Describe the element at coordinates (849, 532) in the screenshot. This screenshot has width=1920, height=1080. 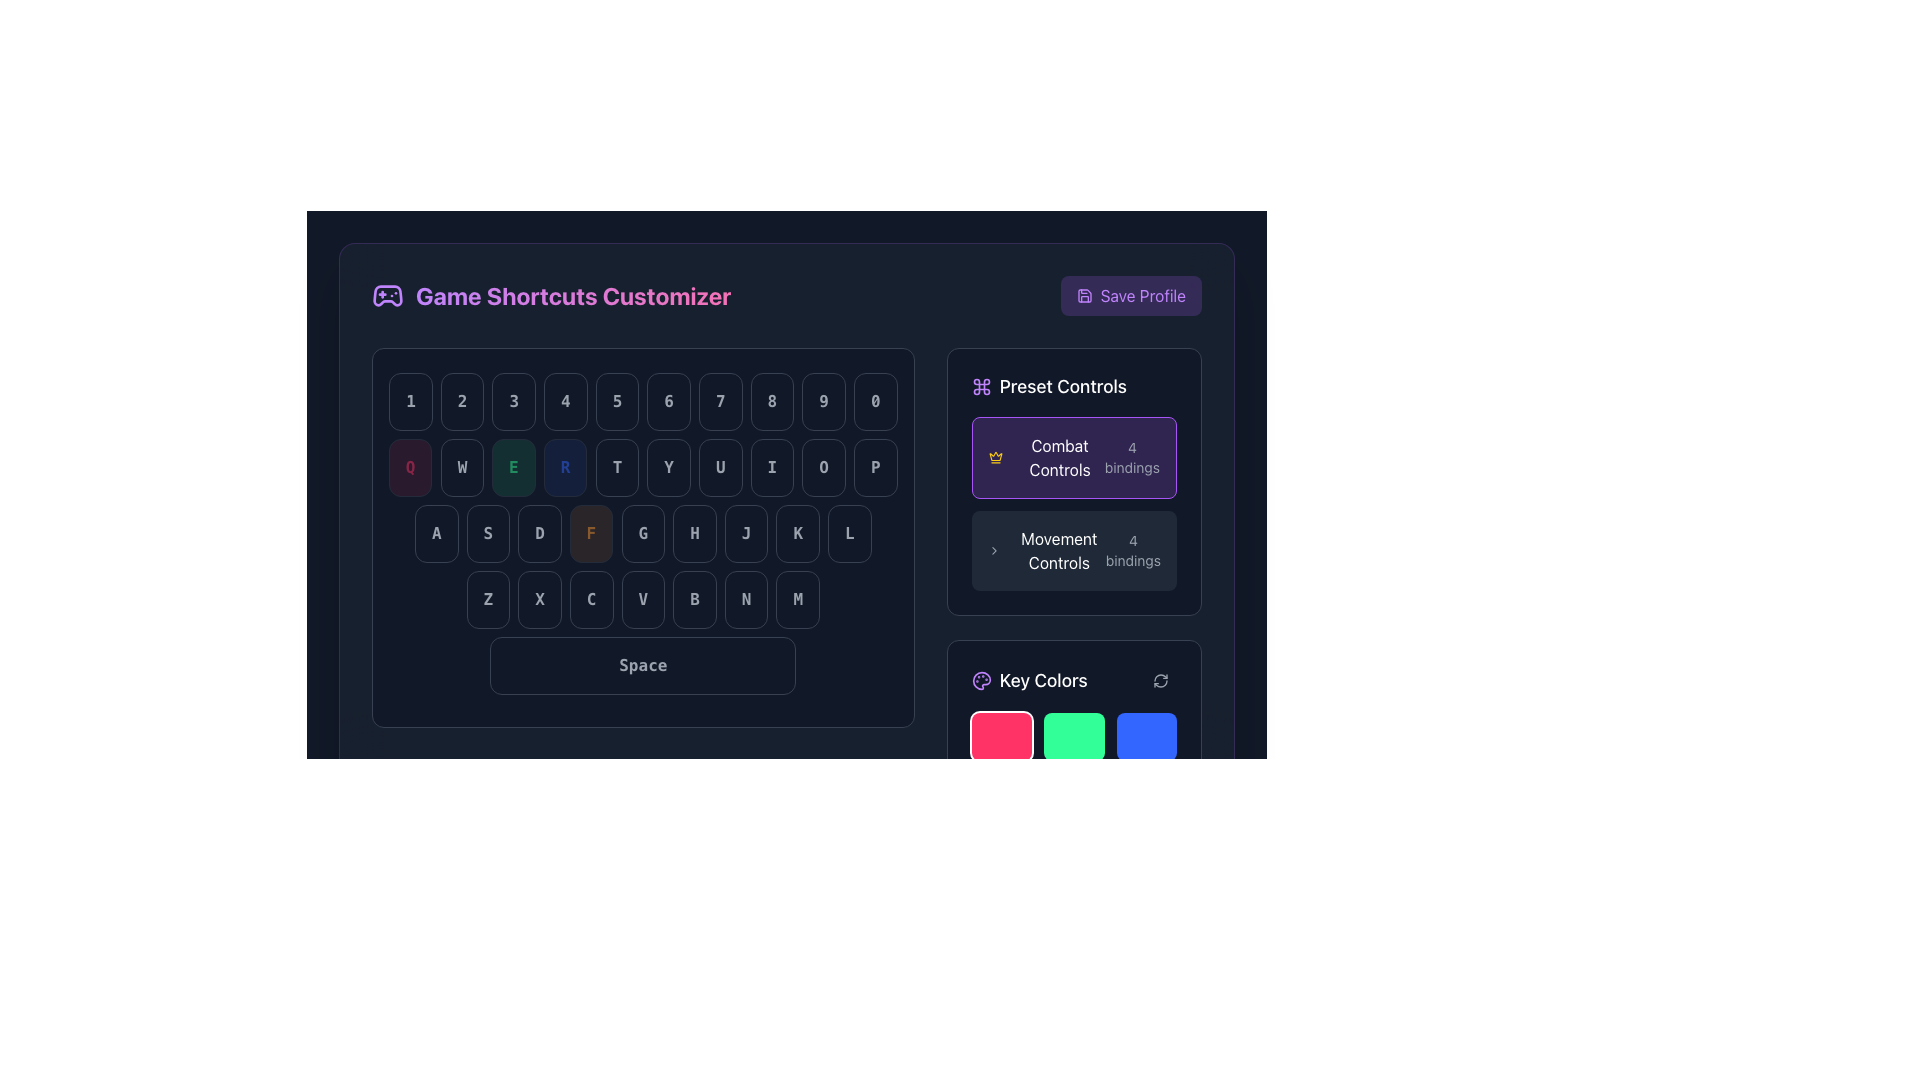
I see `the 'L' key button in the virtual keyboard interface for additional information` at that location.